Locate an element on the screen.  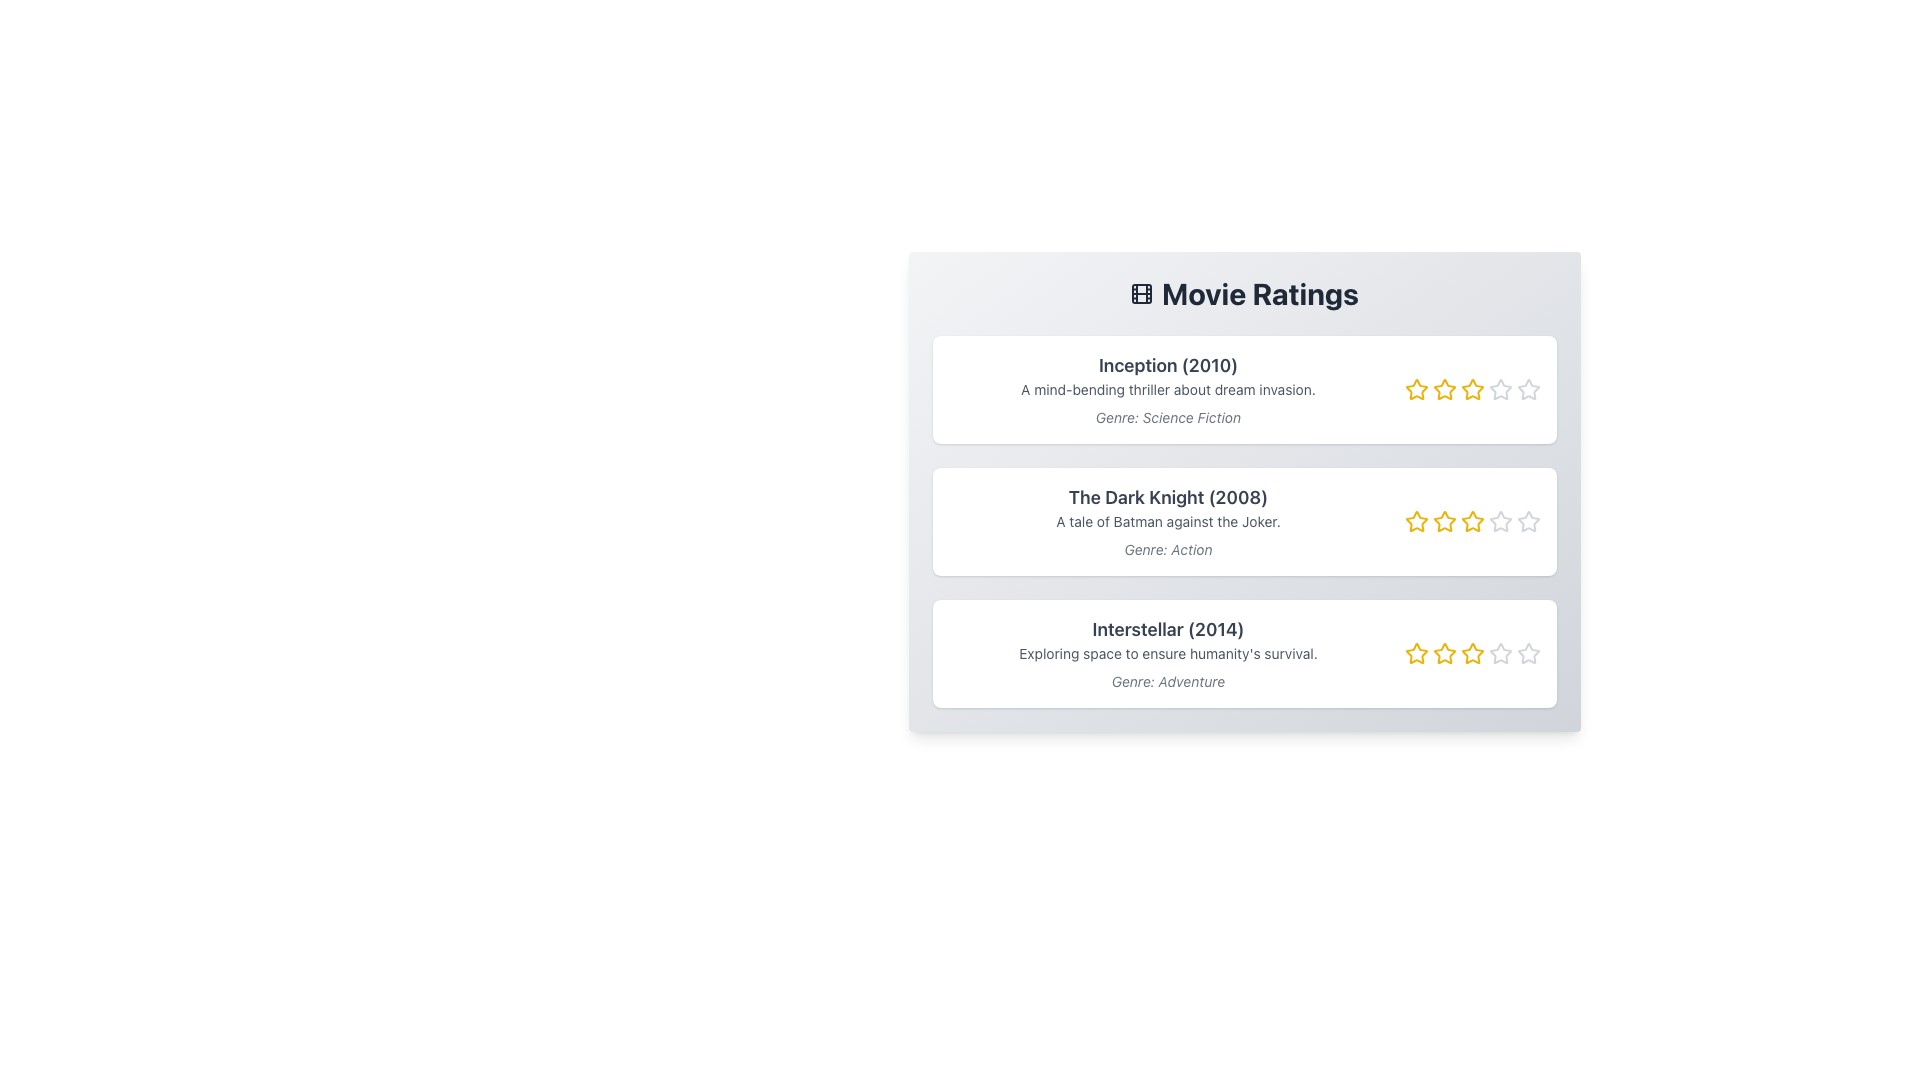
text label displaying 'Genre: Science Fiction' which is styled in a small, italic font and is located below the movie description for 'Inception (2010)' is located at coordinates (1168, 416).